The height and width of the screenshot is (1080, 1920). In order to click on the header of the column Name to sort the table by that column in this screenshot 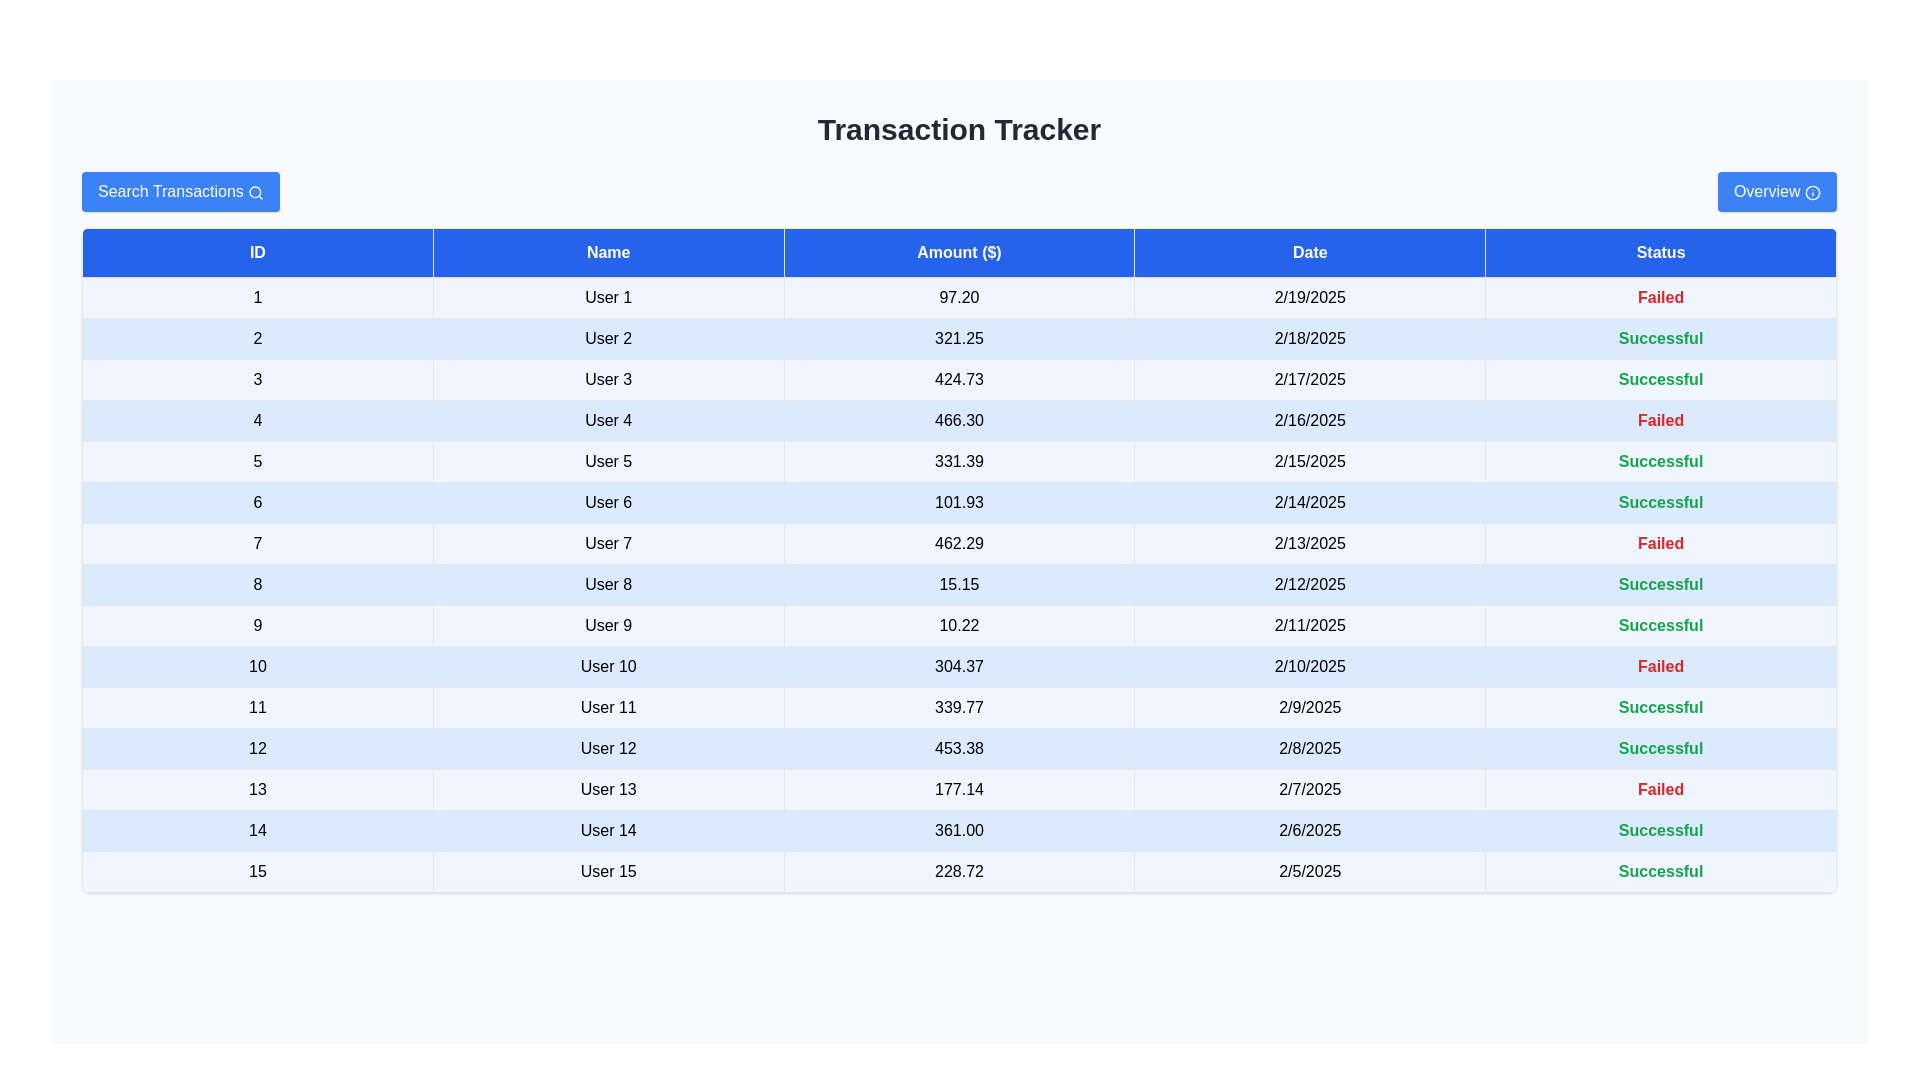, I will do `click(607, 252)`.